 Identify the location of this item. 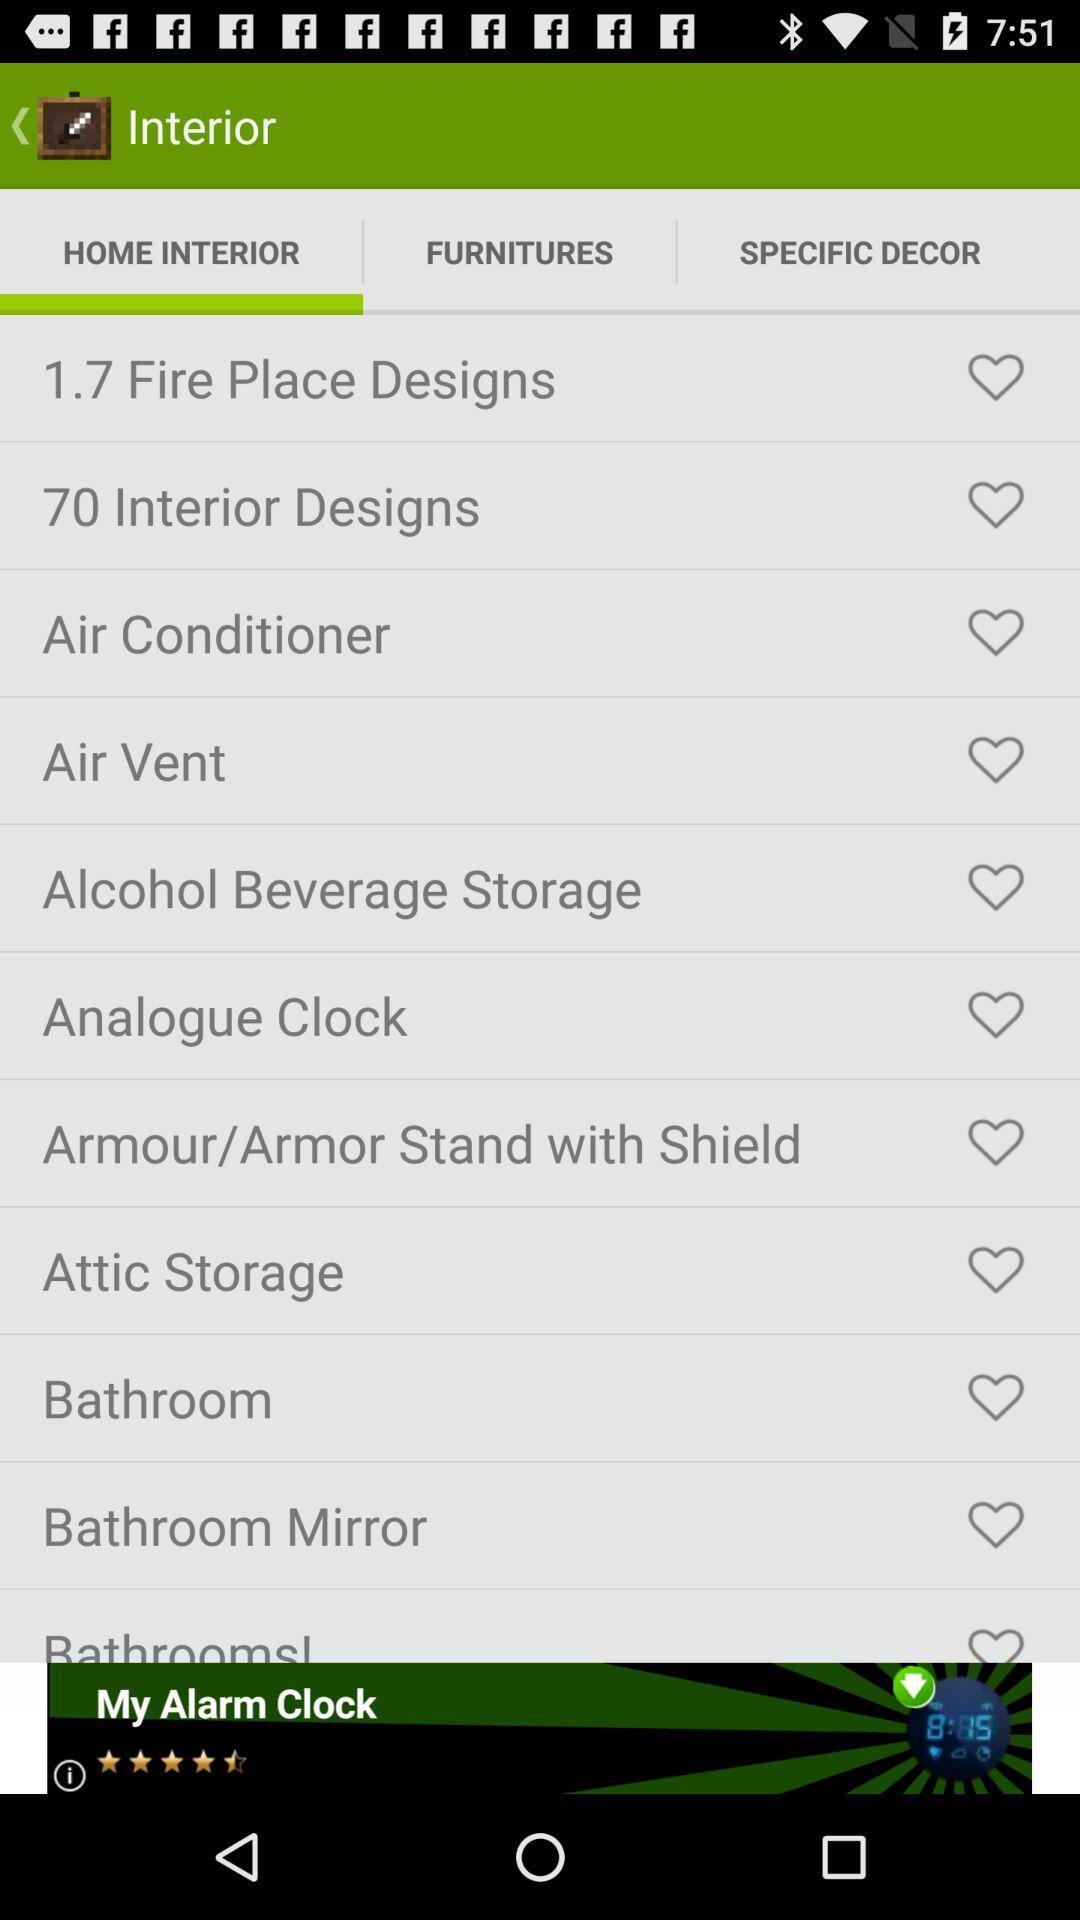
(995, 1269).